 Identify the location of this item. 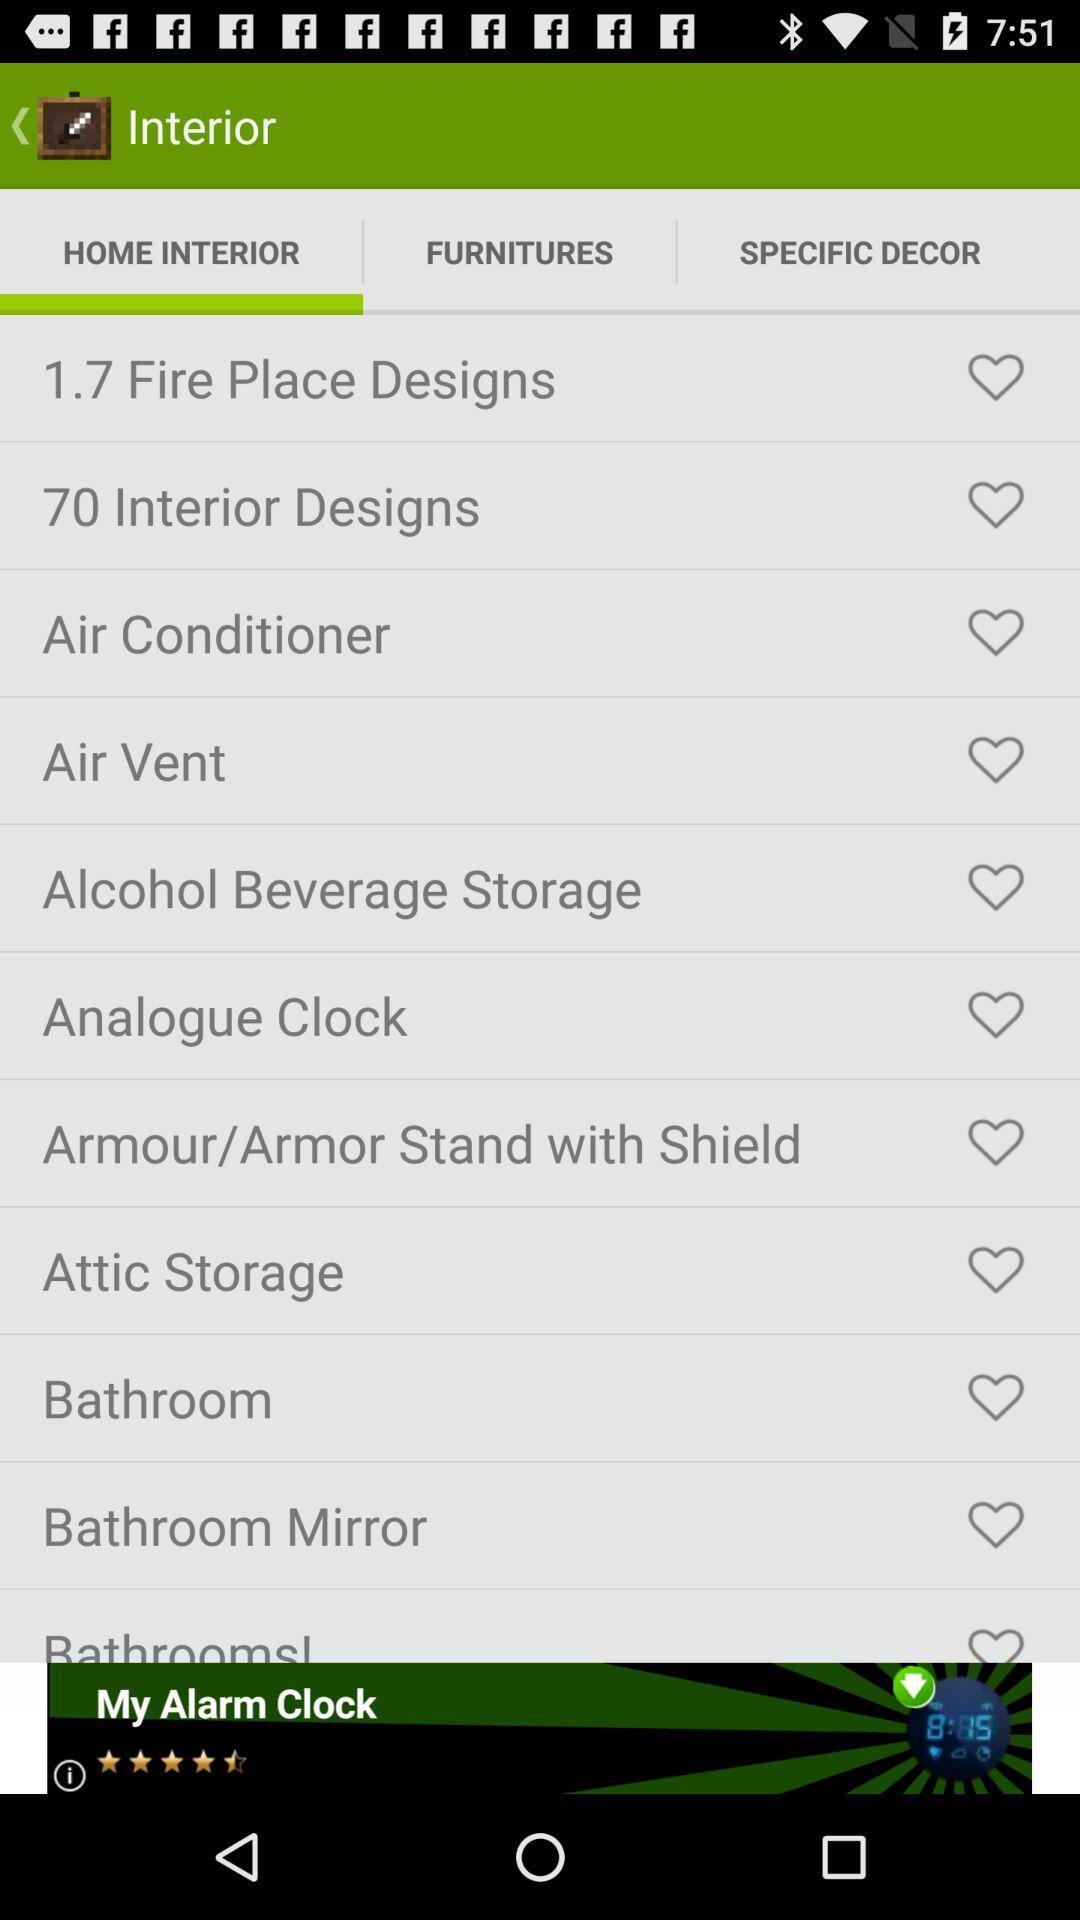
(995, 1269).